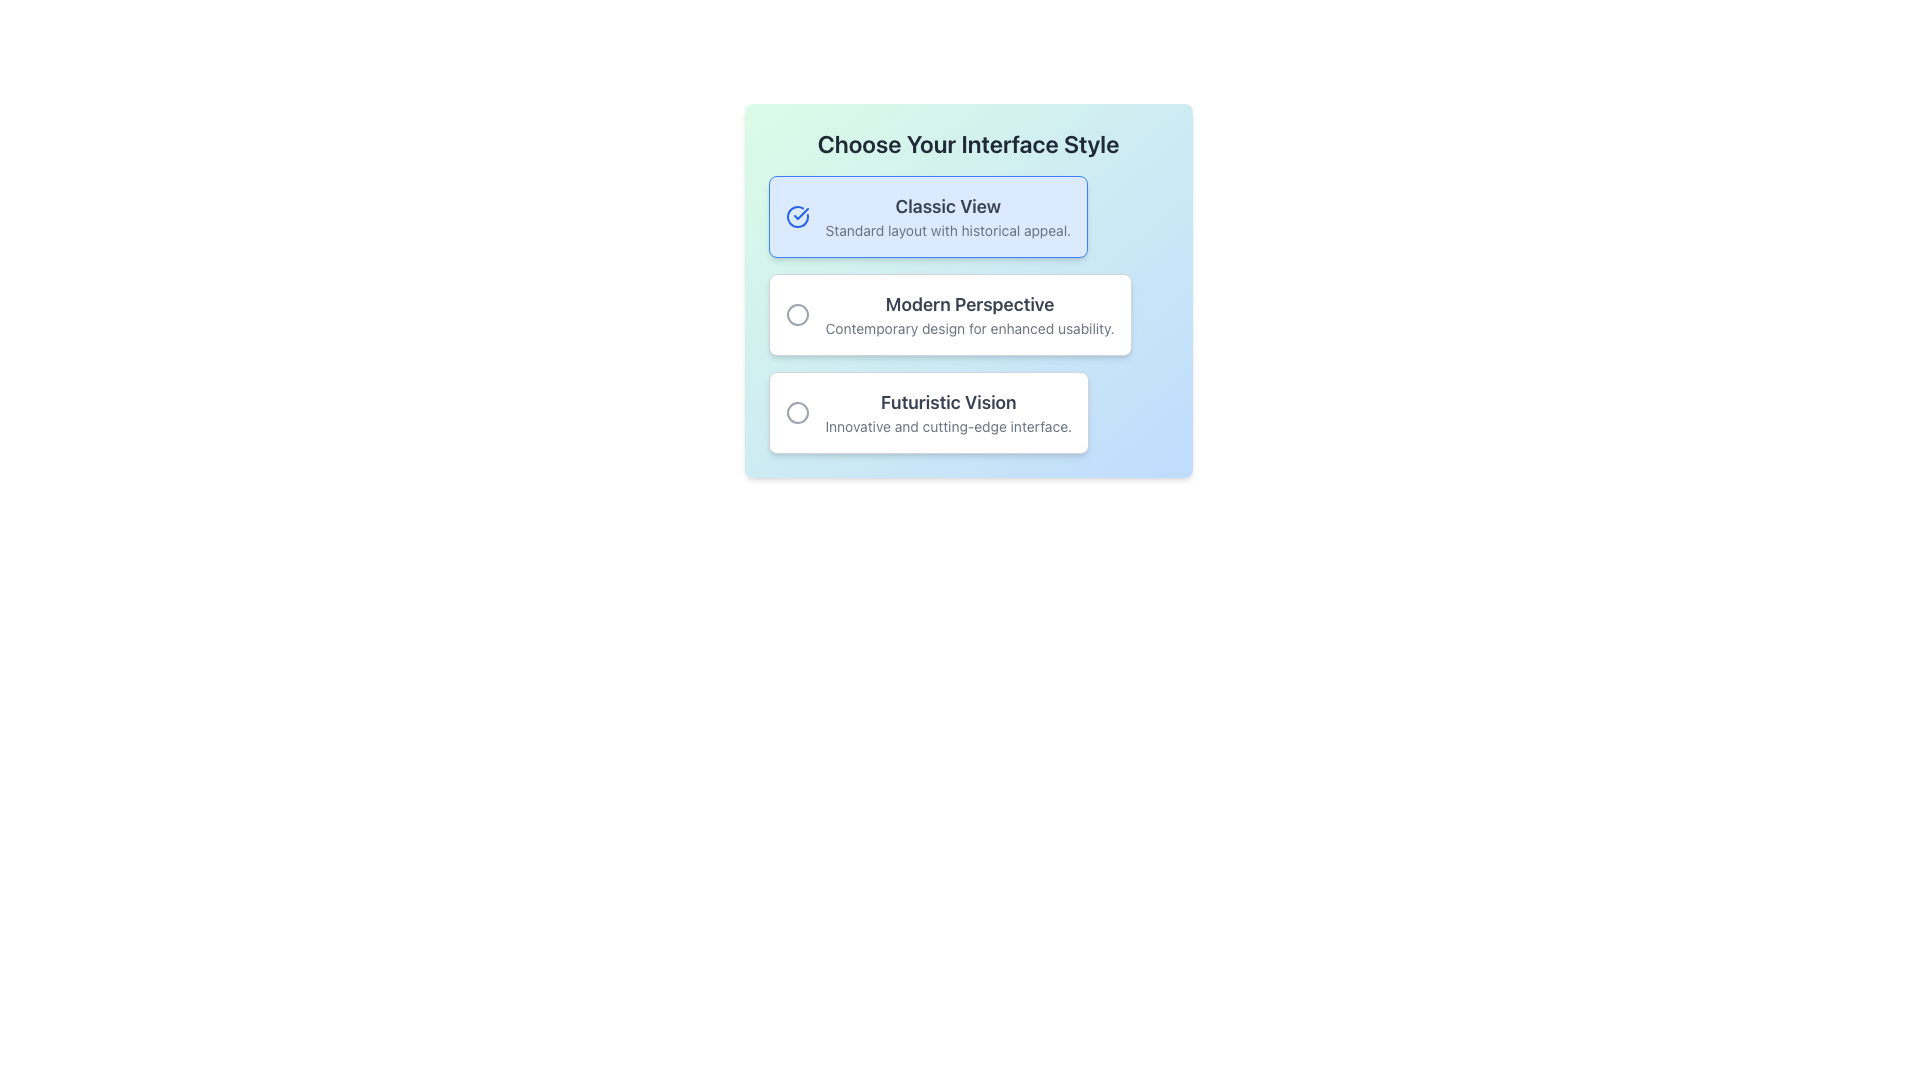 This screenshot has height=1080, width=1920. I want to click on the text label 'Modern Perspective', which is the second option in the interface style selection menu, located at the center of the interface, so click(969, 304).